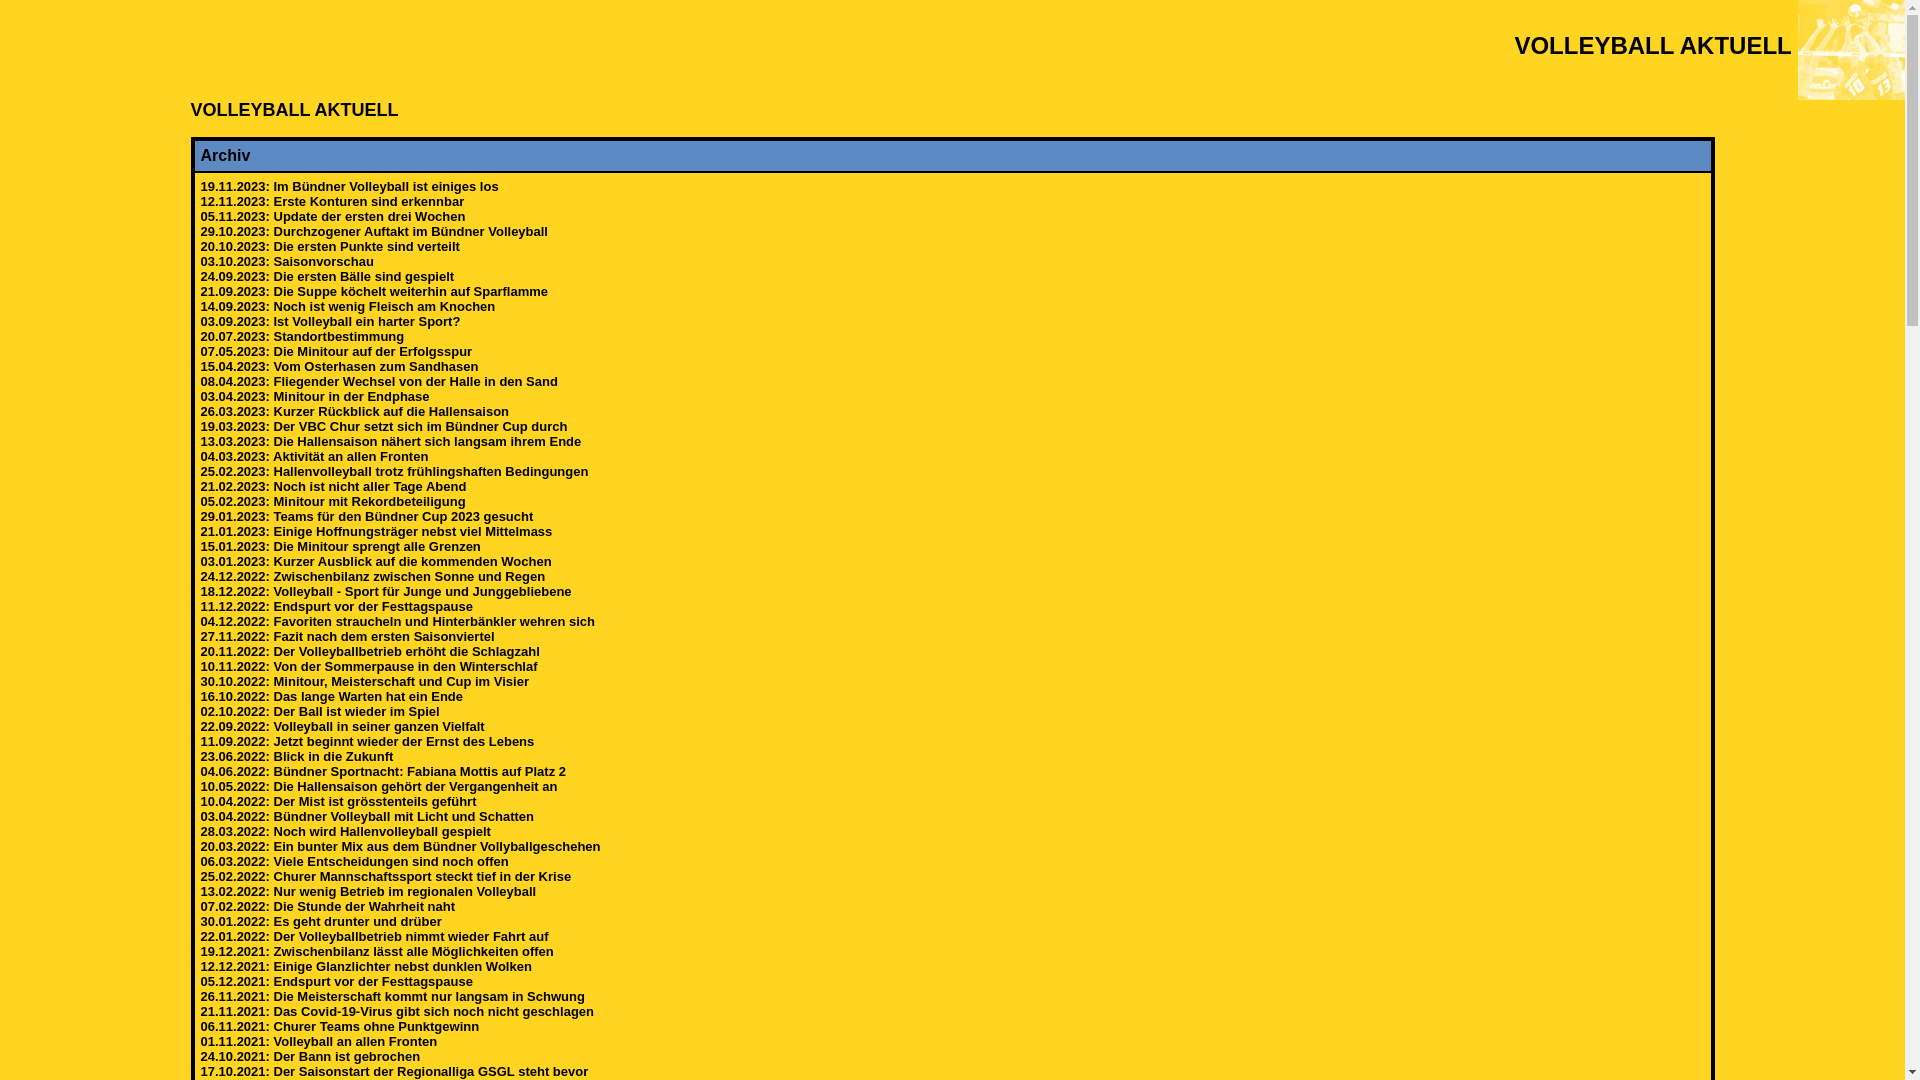 This screenshot has width=1920, height=1080. I want to click on '27.11.2022: Fazit nach dem ersten Saisonviertel', so click(346, 636).